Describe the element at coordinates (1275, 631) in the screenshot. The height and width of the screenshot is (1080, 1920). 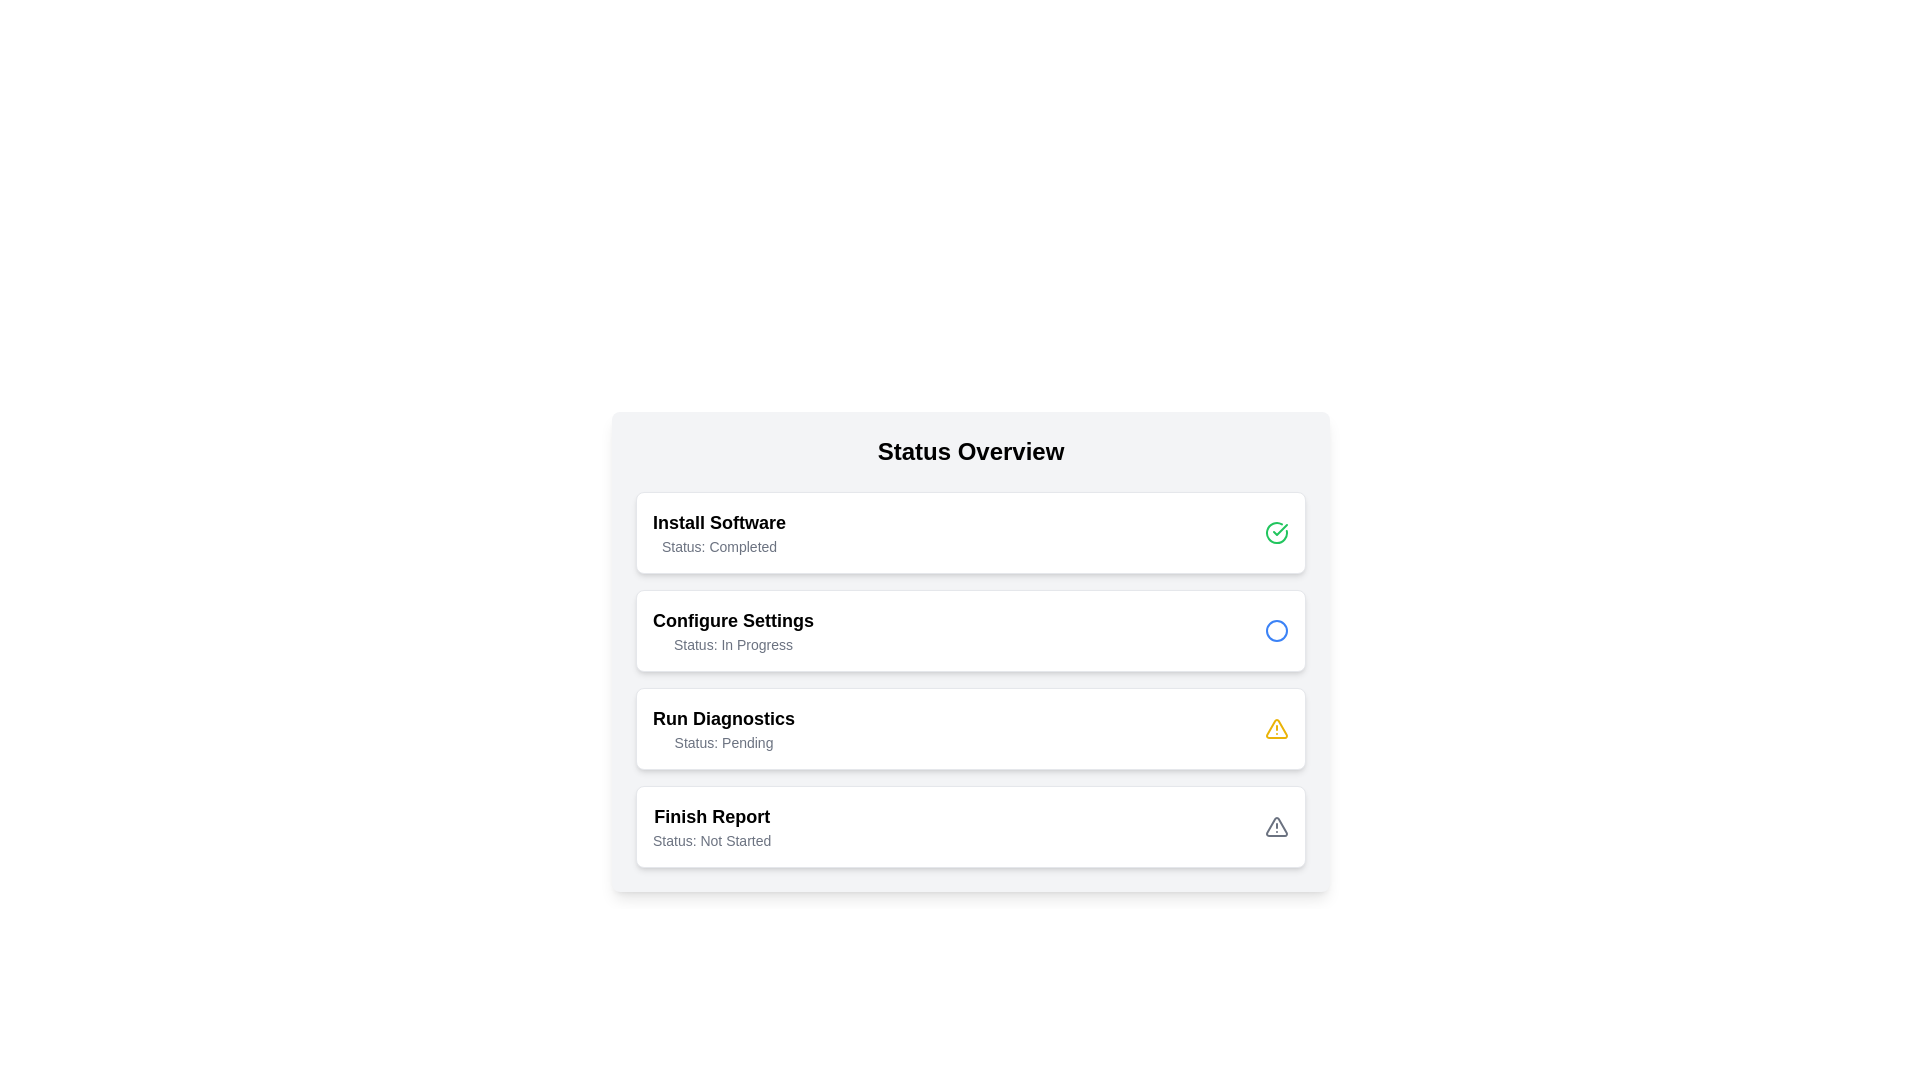
I see `the circular status indicator icon with a blue border located in the 'Configure Settings' section, aligned to the far right of the box labeled 'Status: In Progress'` at that location.